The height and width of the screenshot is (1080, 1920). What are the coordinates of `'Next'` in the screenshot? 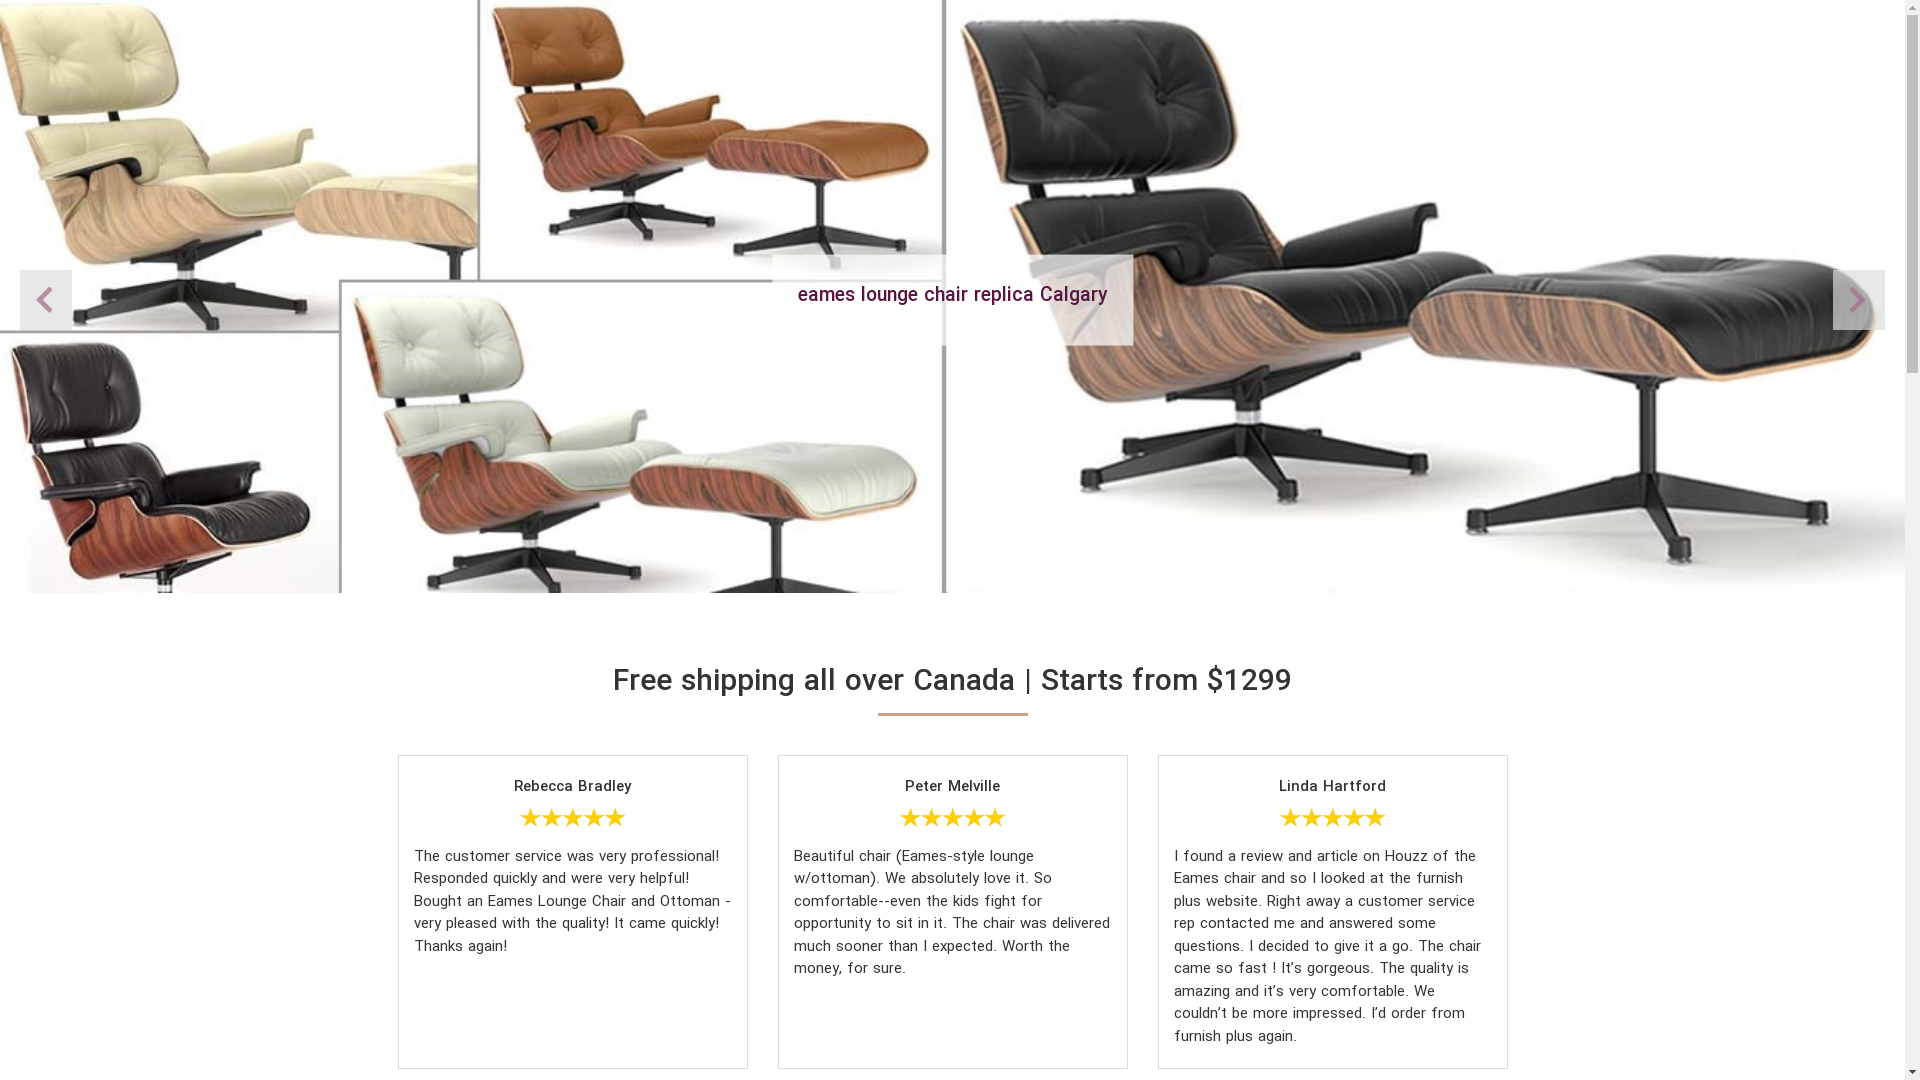 It's located at (46, 300).